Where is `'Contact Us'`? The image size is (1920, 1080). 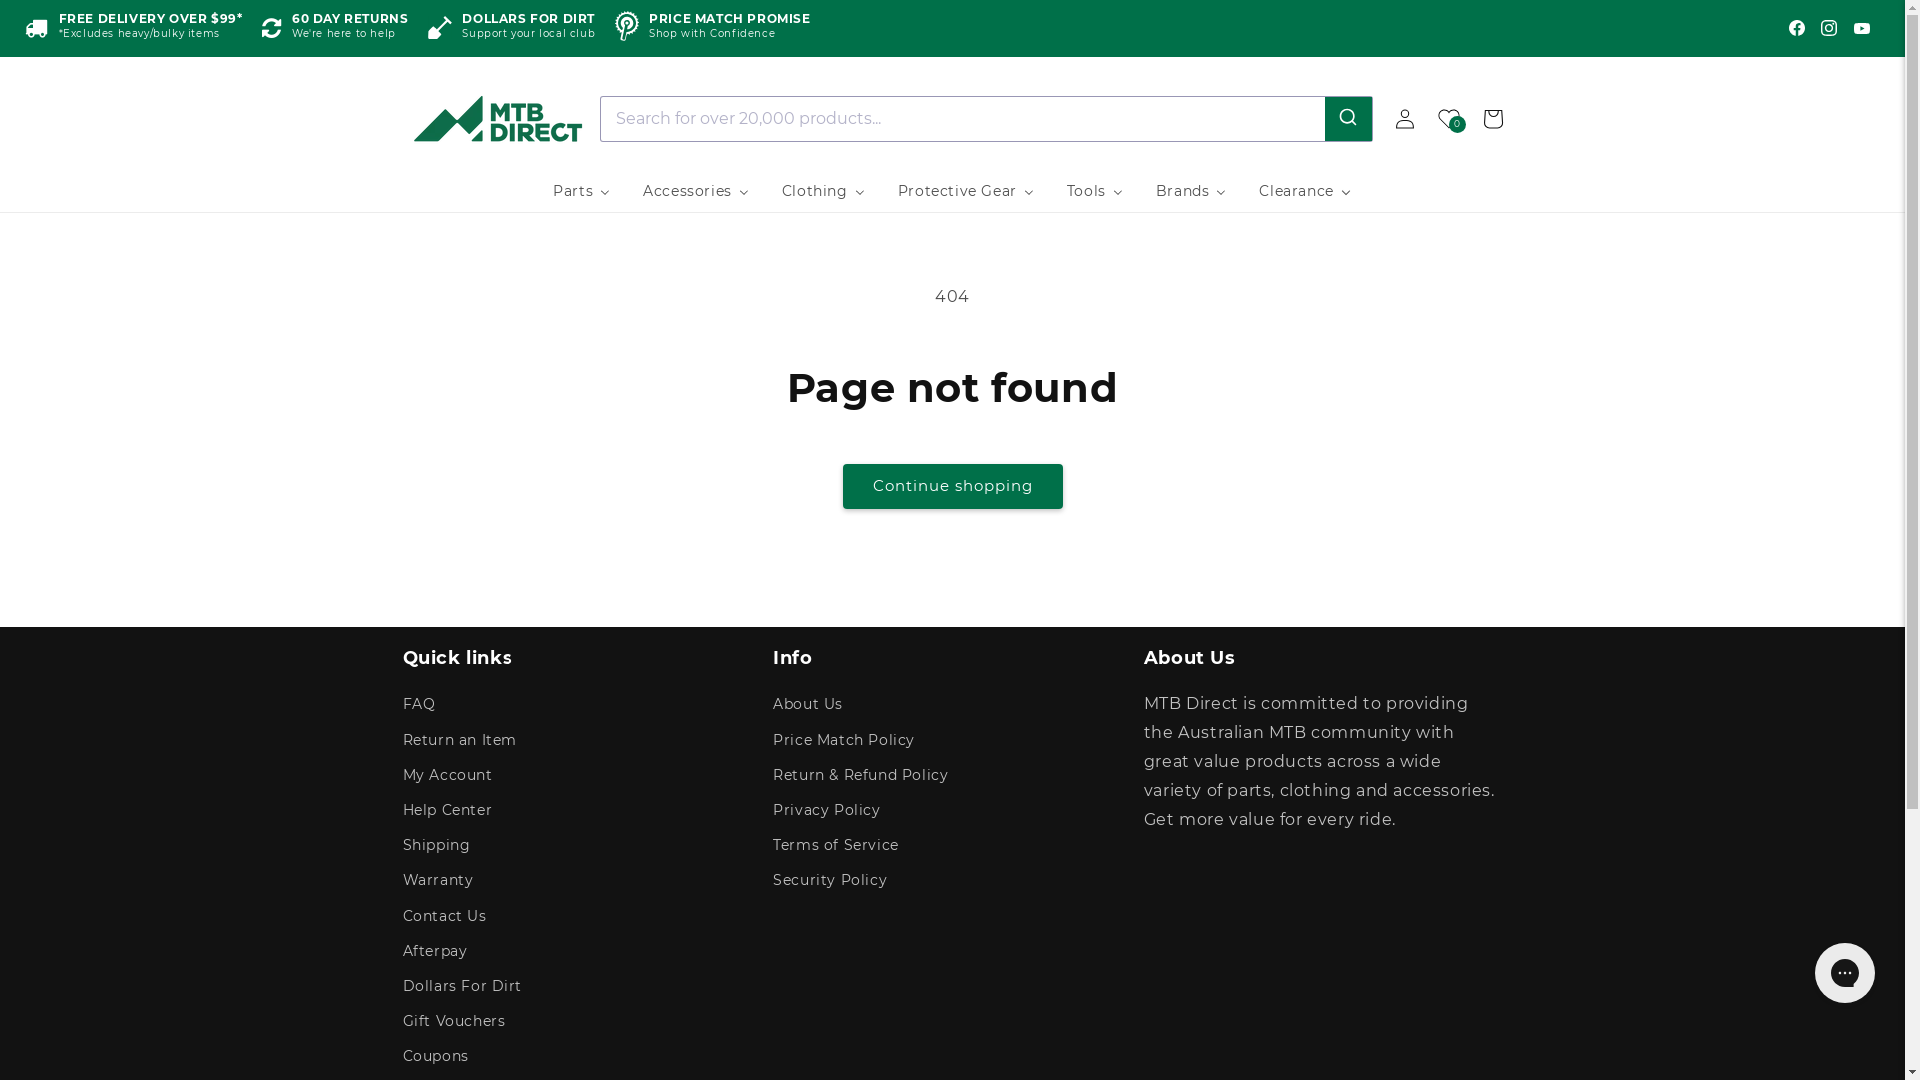 'Contact Us' is located at coordinates (443, 915).